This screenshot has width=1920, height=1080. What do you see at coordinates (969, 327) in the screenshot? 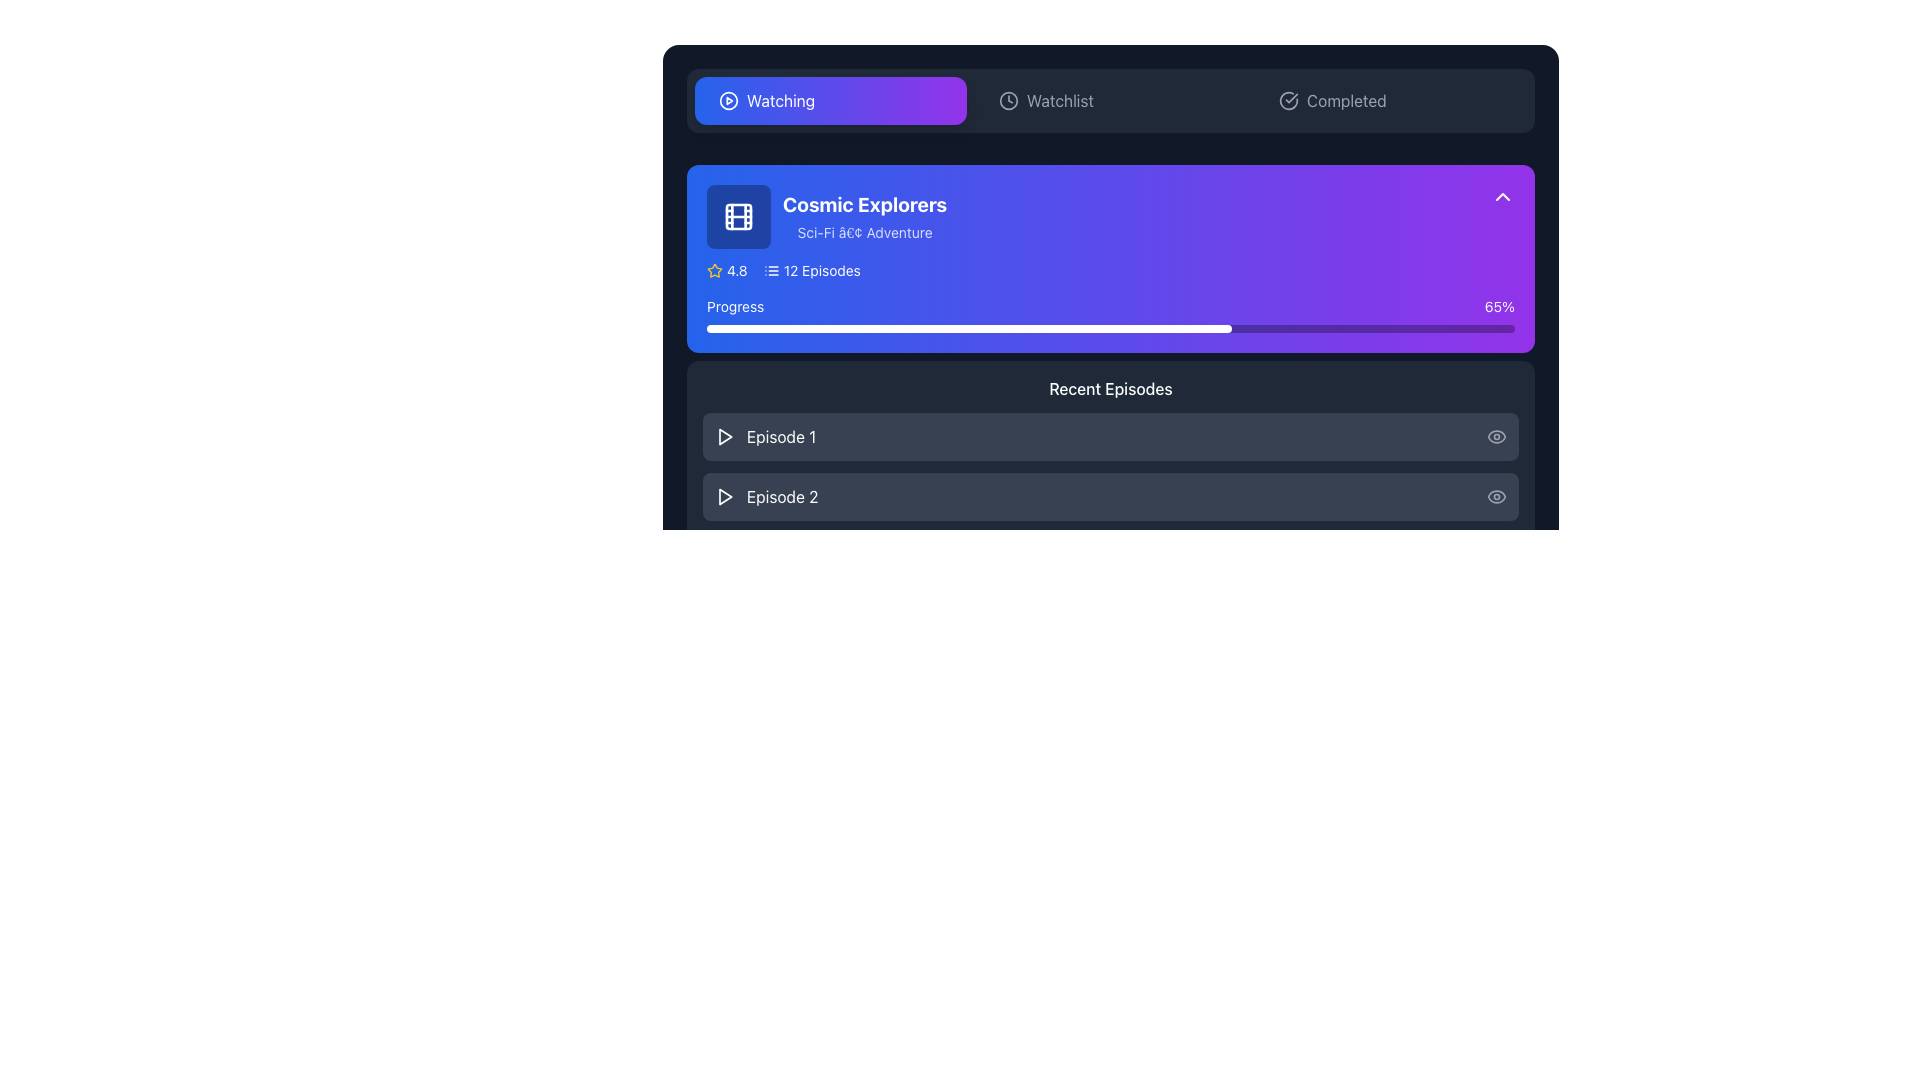
I see `the filled portion of the progress bar which is a white bar with rounded ends located in the center-bottom of the purple card labeled 'Cosmic Explorers'` at bounding box center [969, 327].